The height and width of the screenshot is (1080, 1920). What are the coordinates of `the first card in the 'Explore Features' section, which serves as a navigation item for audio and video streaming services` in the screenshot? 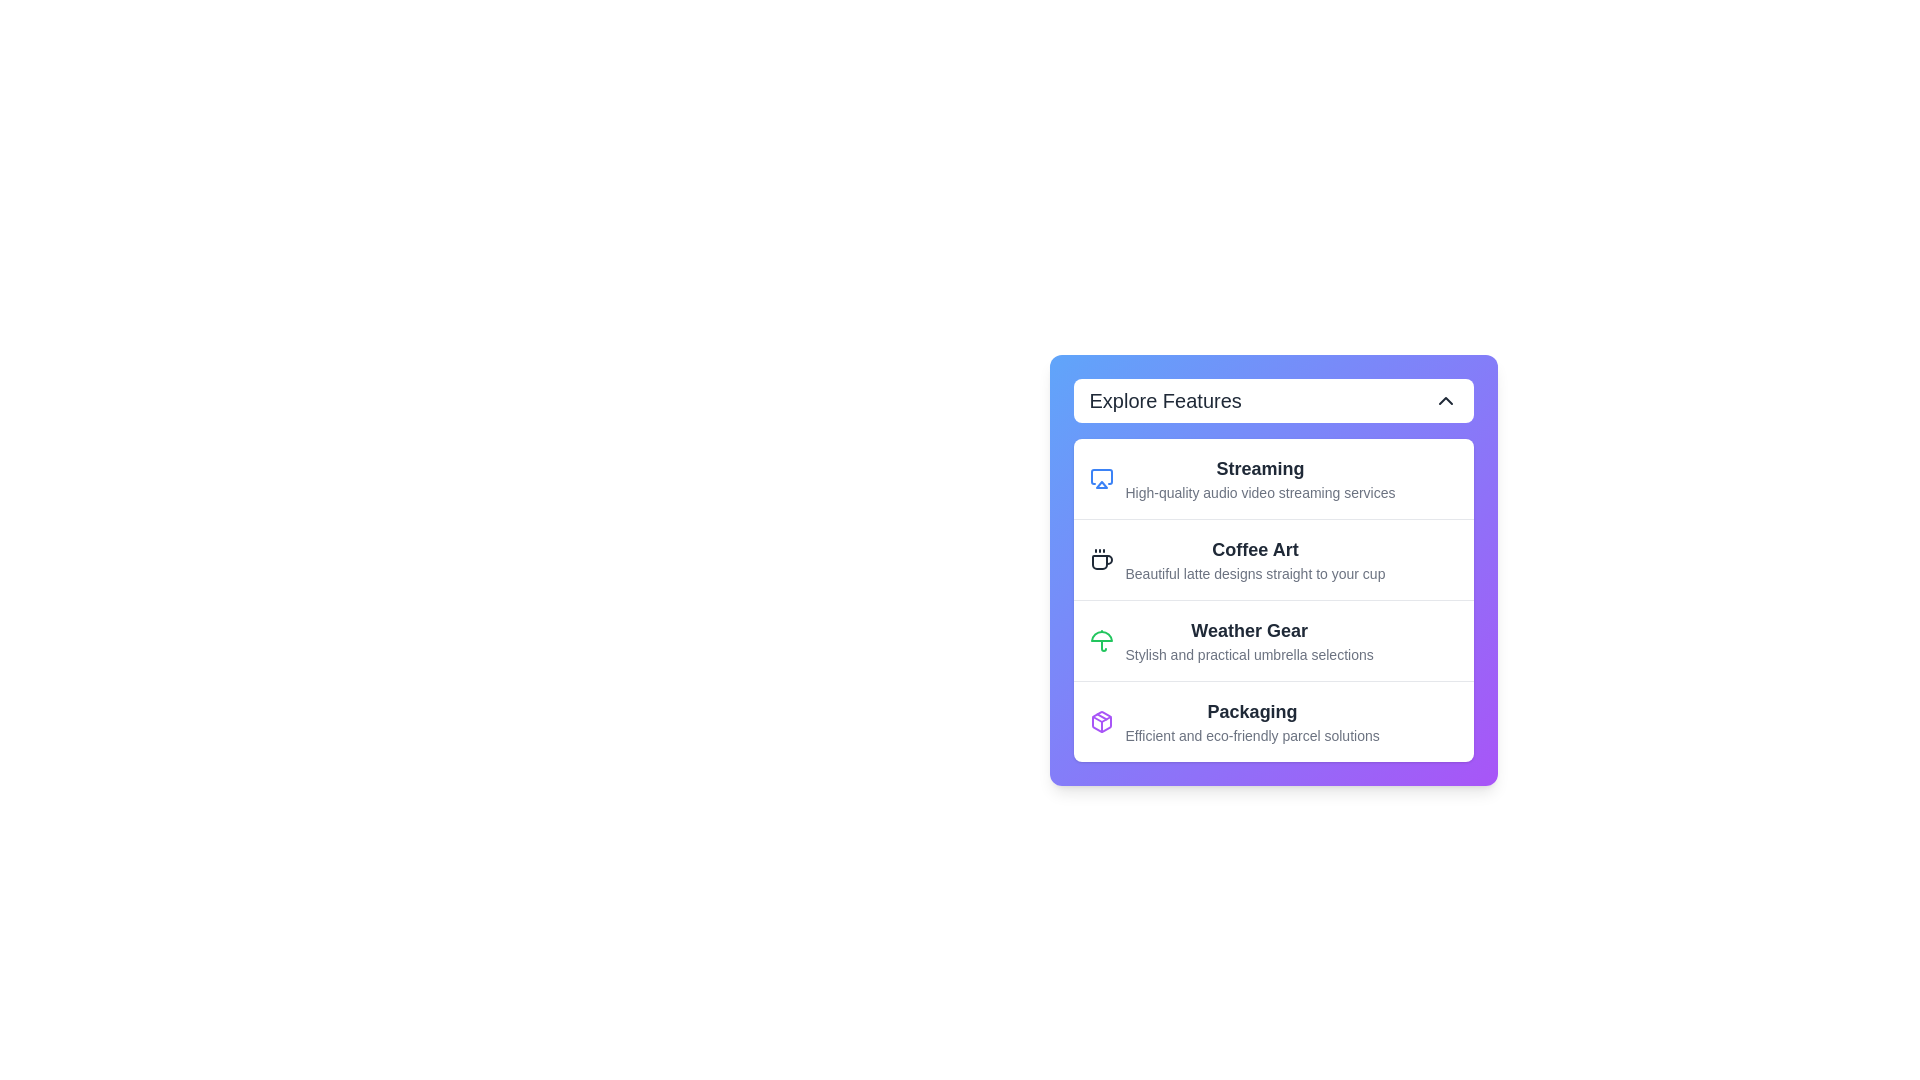 It's located at (1272, 478).